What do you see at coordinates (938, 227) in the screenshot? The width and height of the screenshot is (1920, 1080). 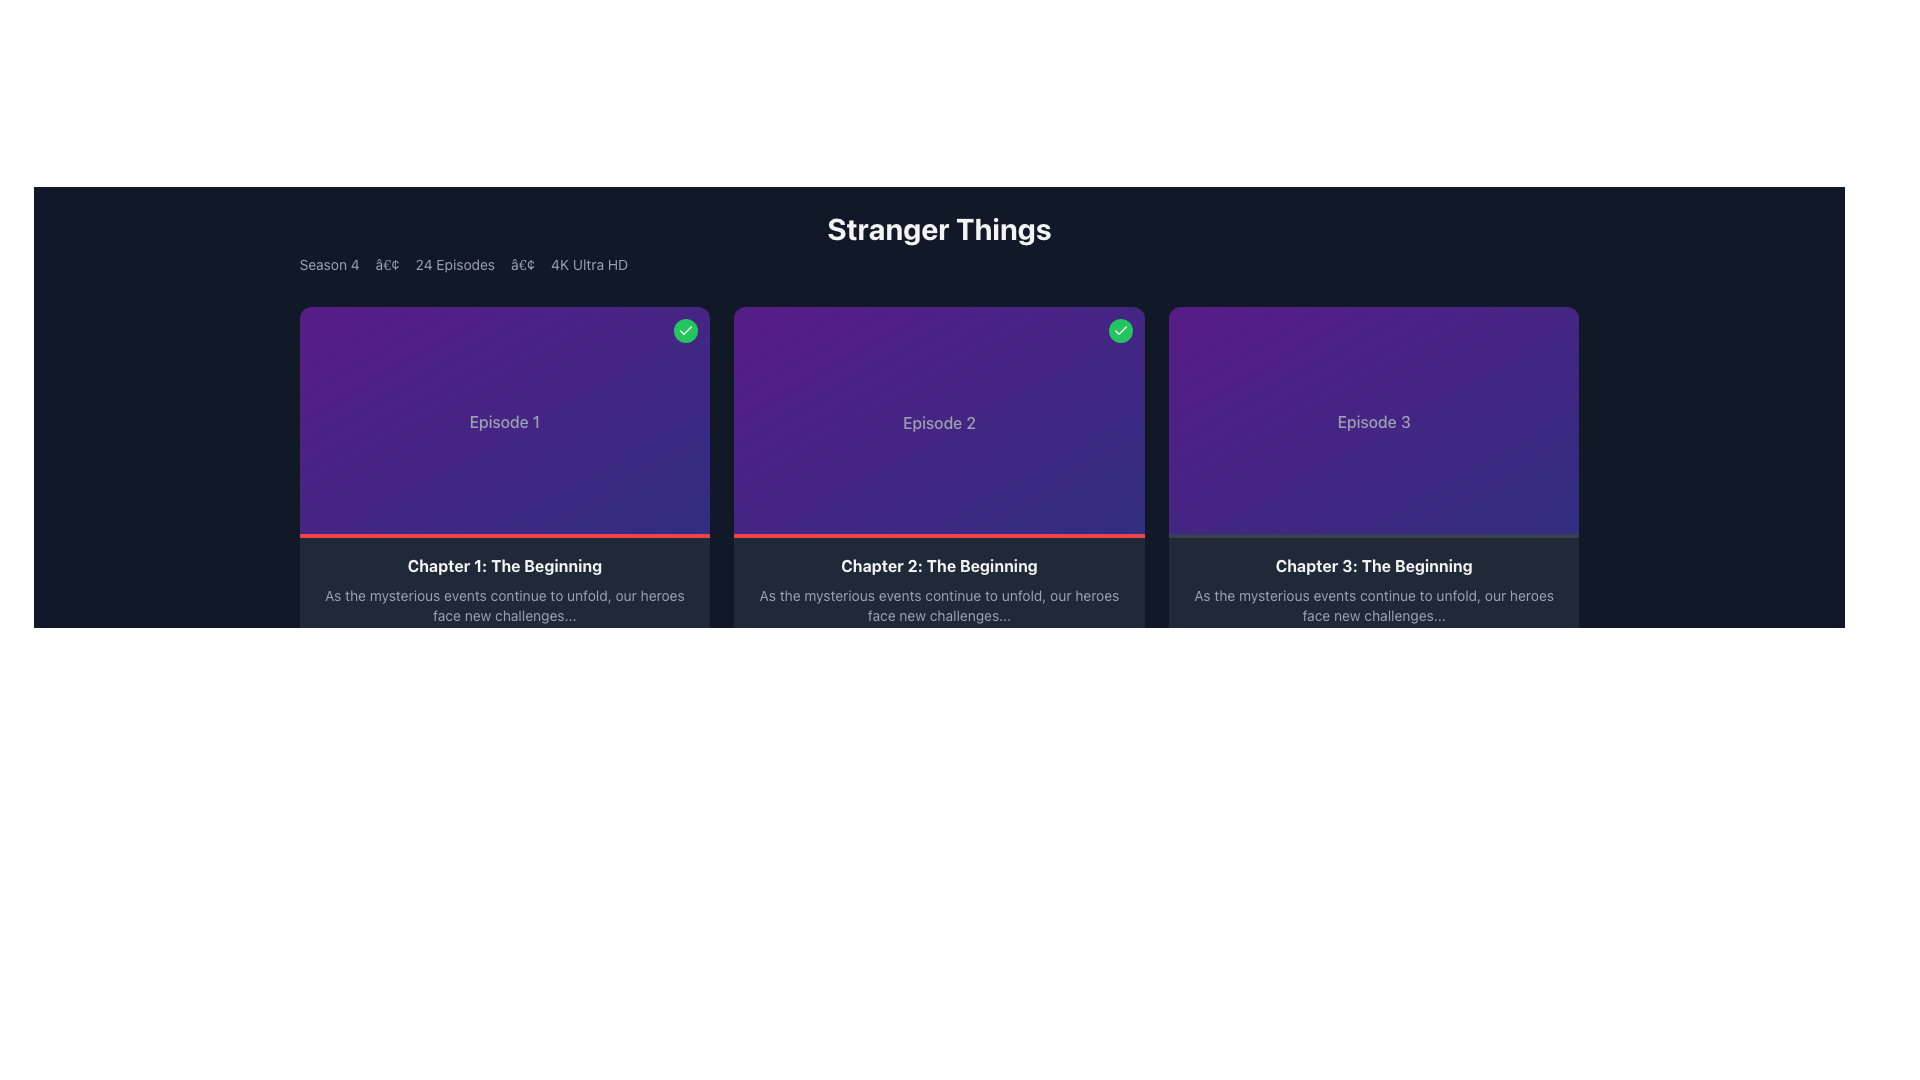 I see `displayed text of the 'Stranger Things' title label, which is prominently placed above the metadata text` at bounding box center [938, 227].